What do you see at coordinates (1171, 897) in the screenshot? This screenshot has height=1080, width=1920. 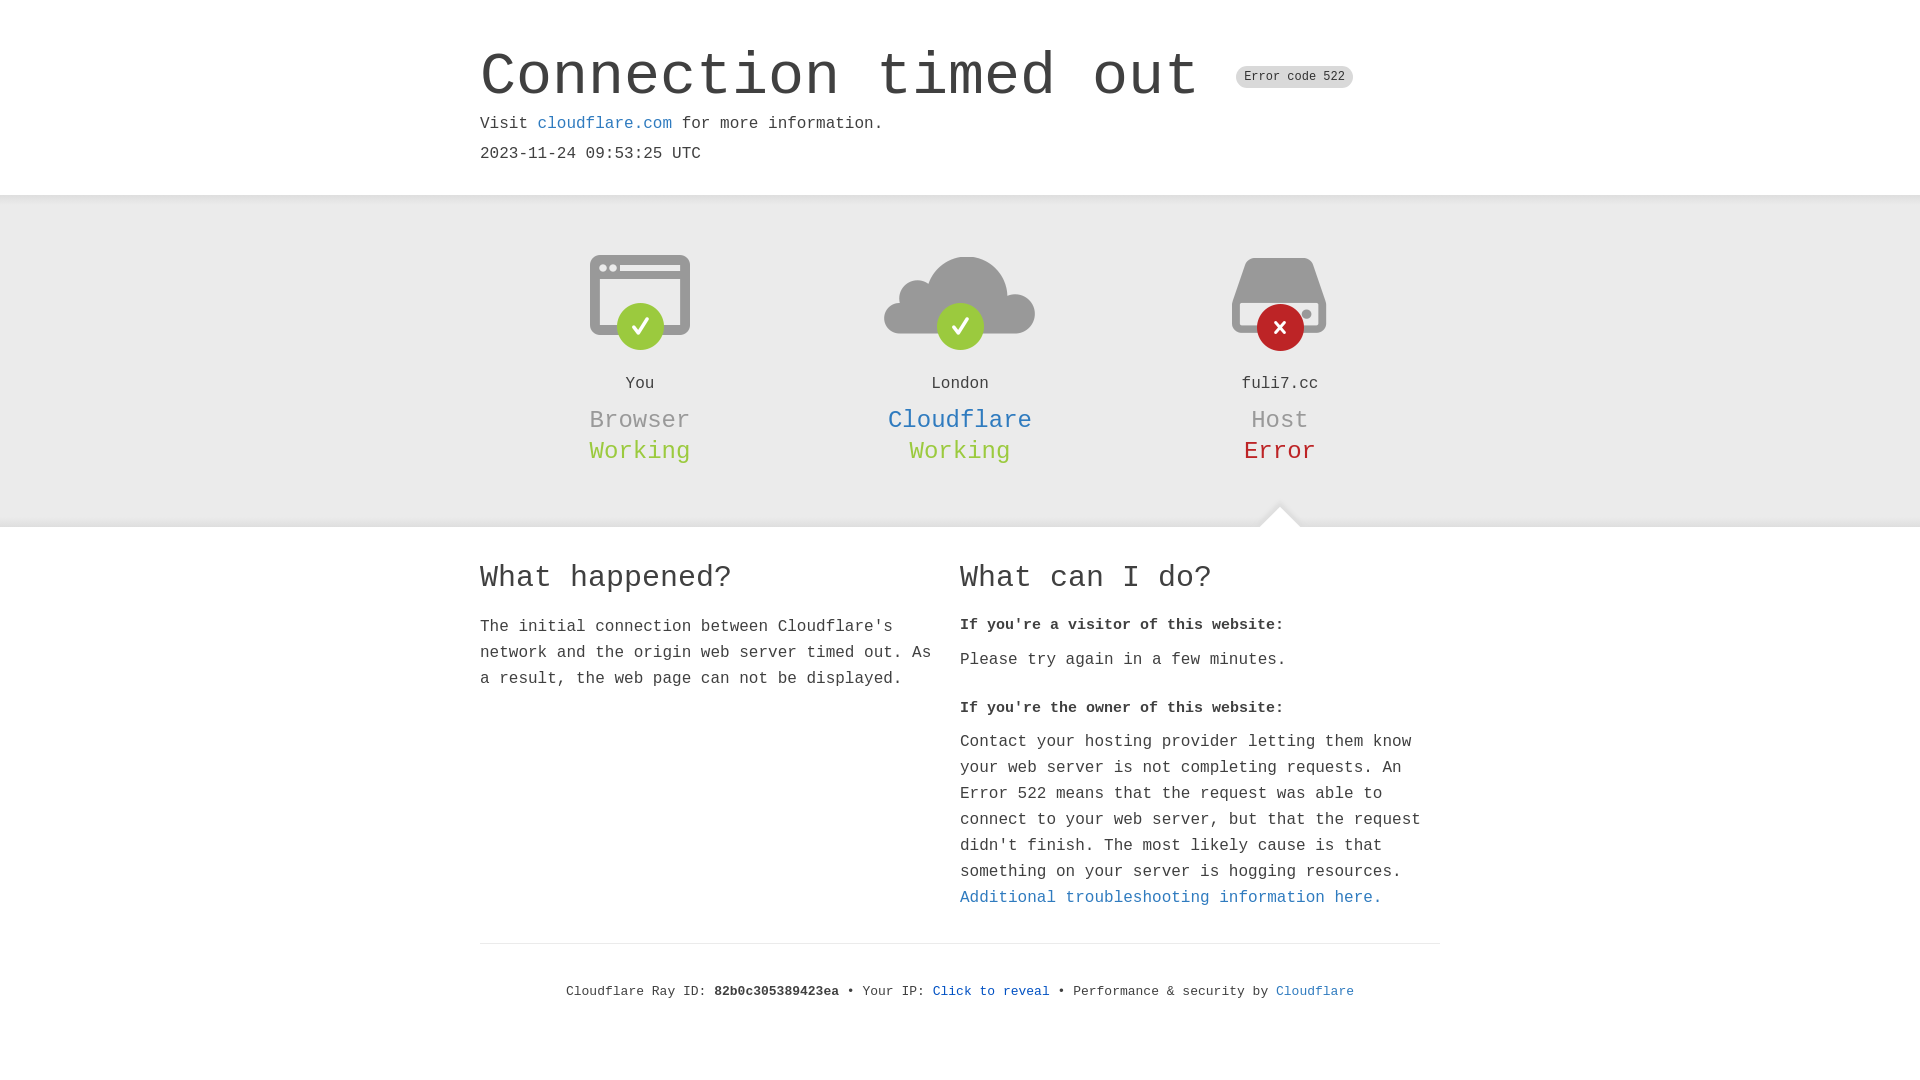 I see `'Additional troubleshooting information here.'` at bounding box center [1171, 897].